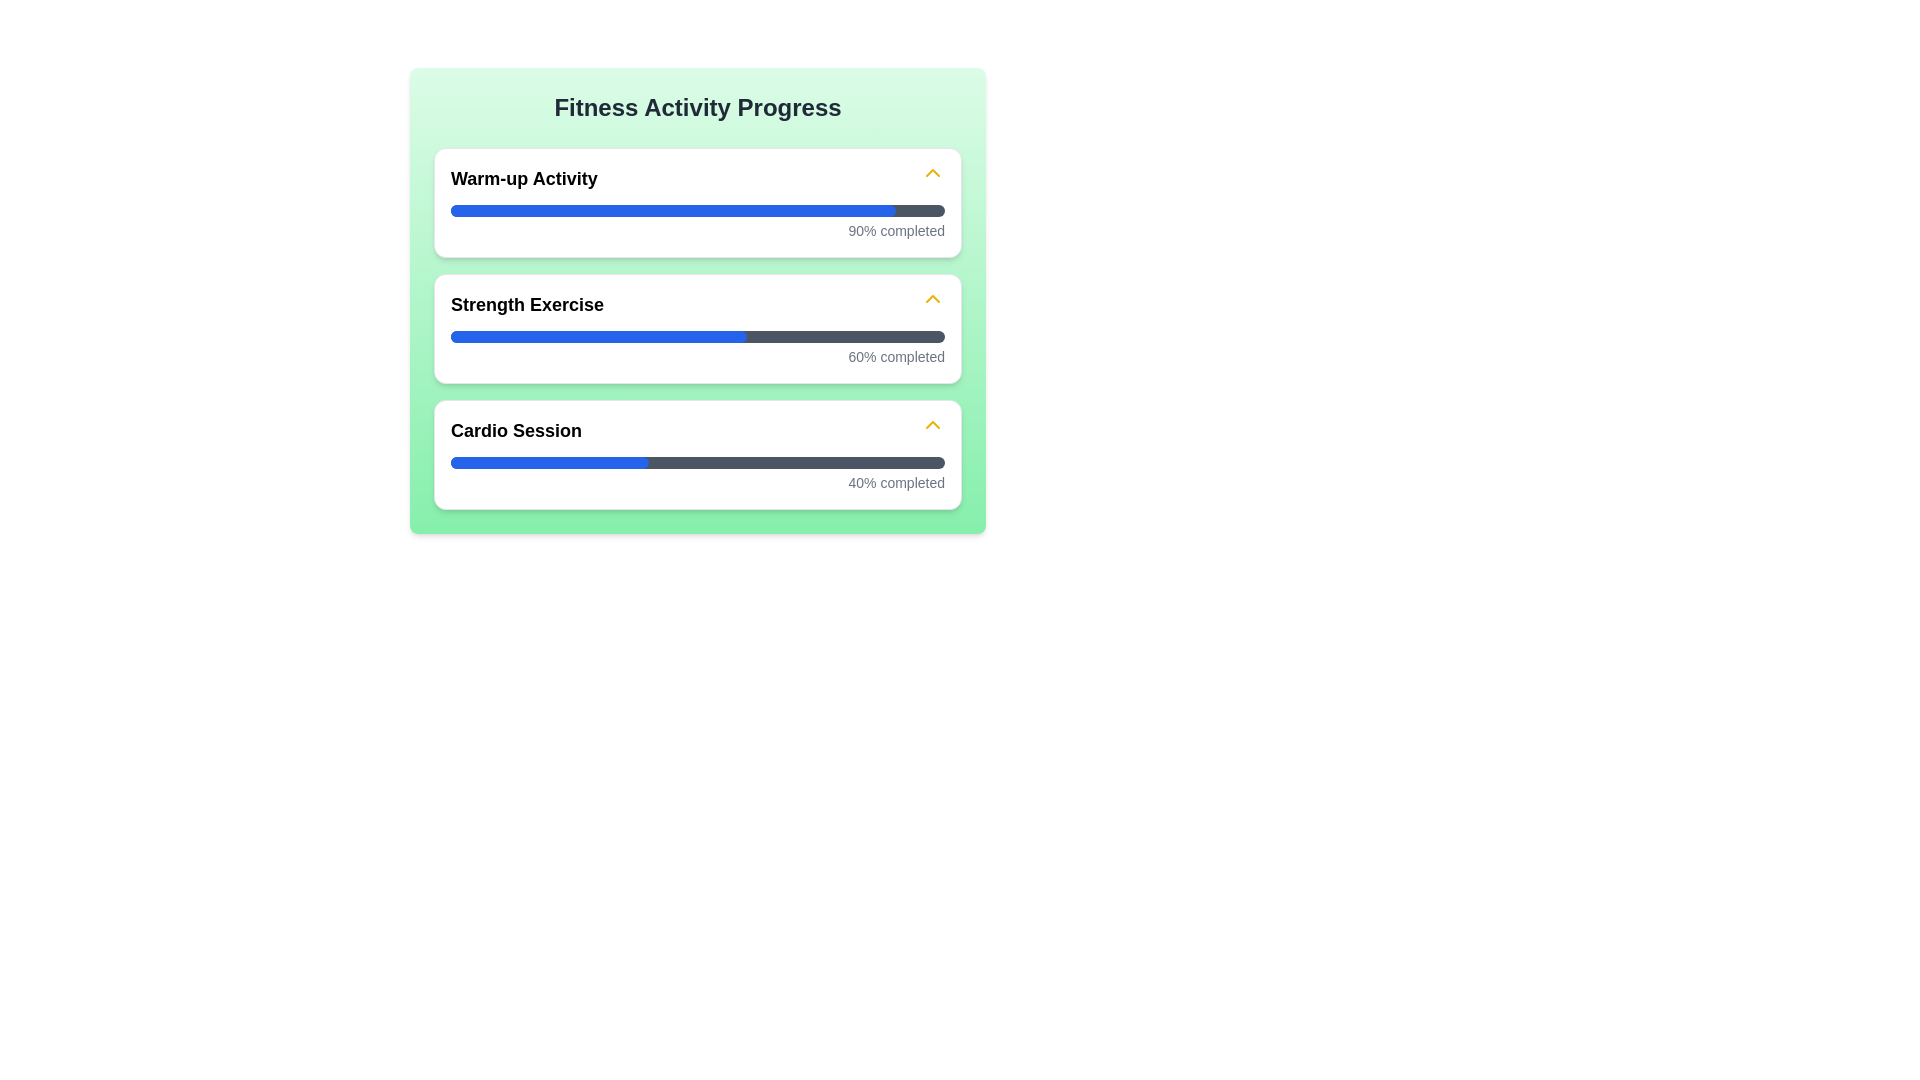  What do you see at coordinates (697, 108) in the screenshot?
I see `the heading element displaying 'Fitness Activity Progress', which is styled with a bold font and positioned within a light green background` at bounding box center [697, 108].